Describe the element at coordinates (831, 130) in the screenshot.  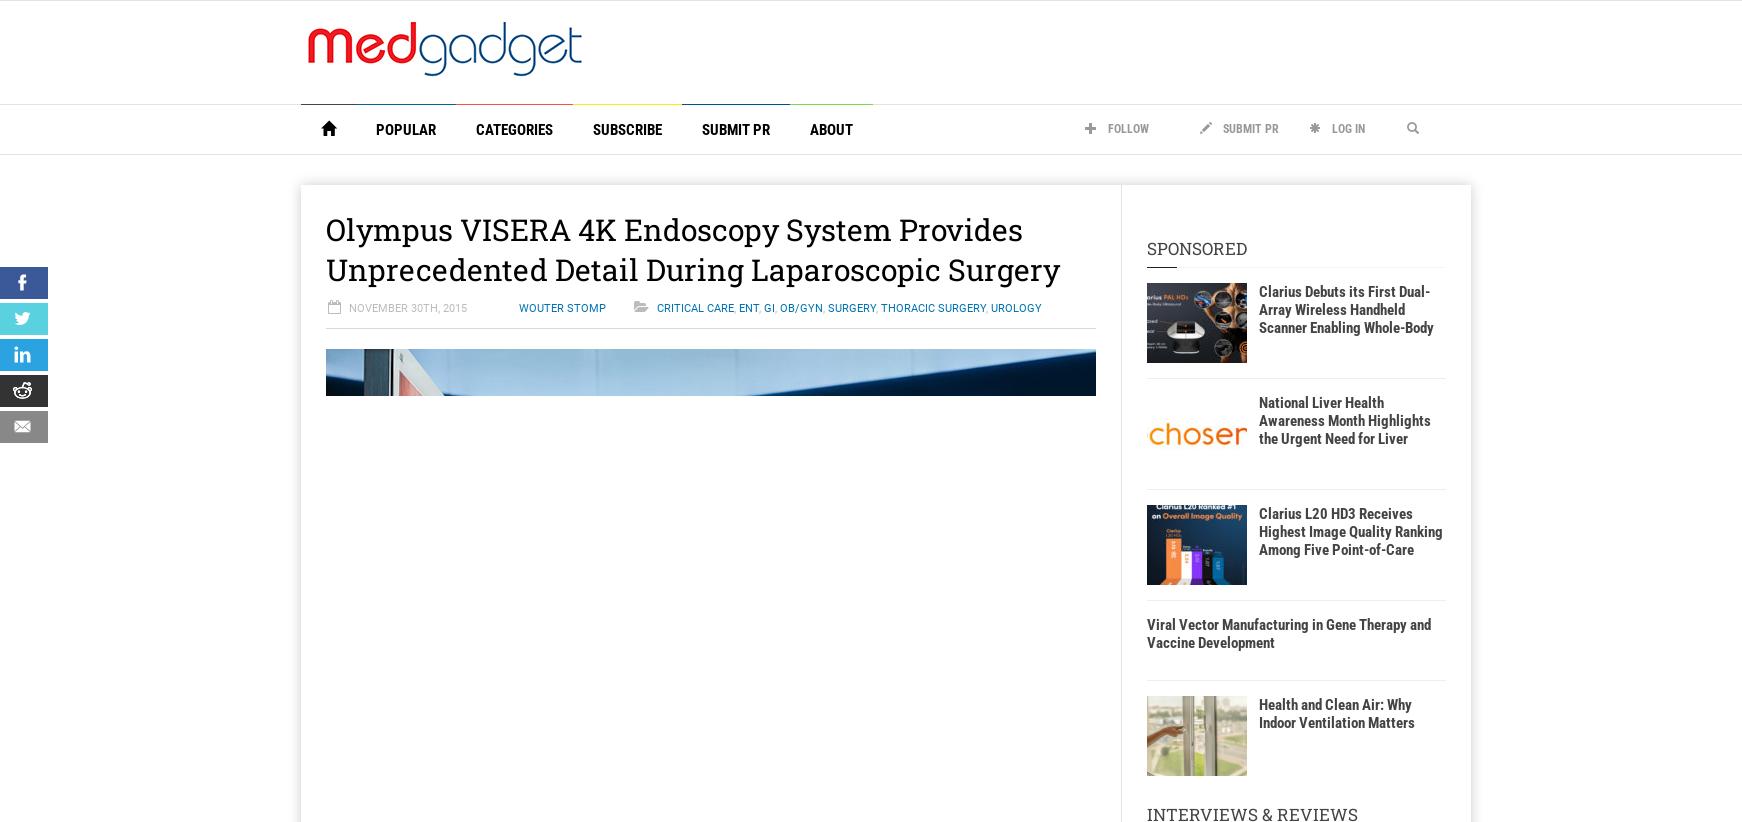
I see `'About'` at that location.